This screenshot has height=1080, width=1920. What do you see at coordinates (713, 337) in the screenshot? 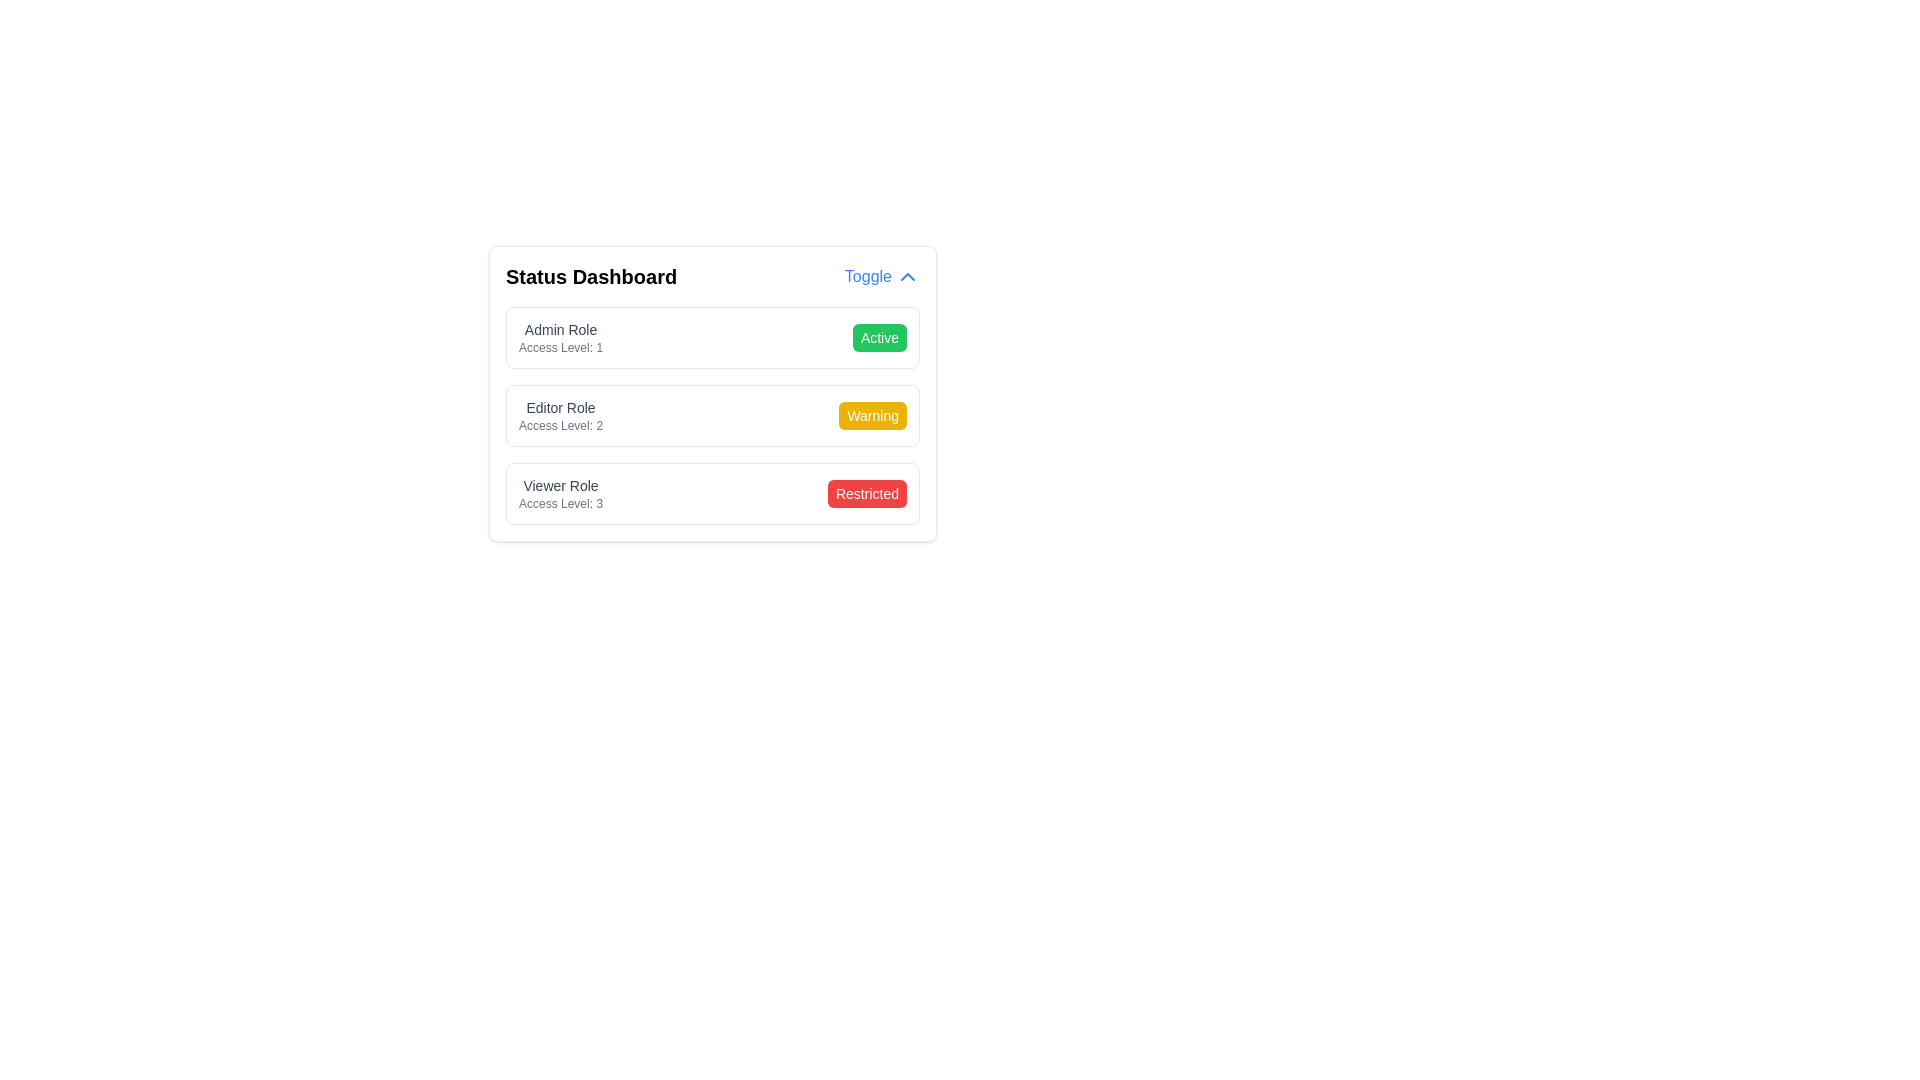
I see `the status and details of the Informational card displaying user role information, level of access, and current status located at the top of the 'Status Dashboard'` at bounding box center [713, 337].